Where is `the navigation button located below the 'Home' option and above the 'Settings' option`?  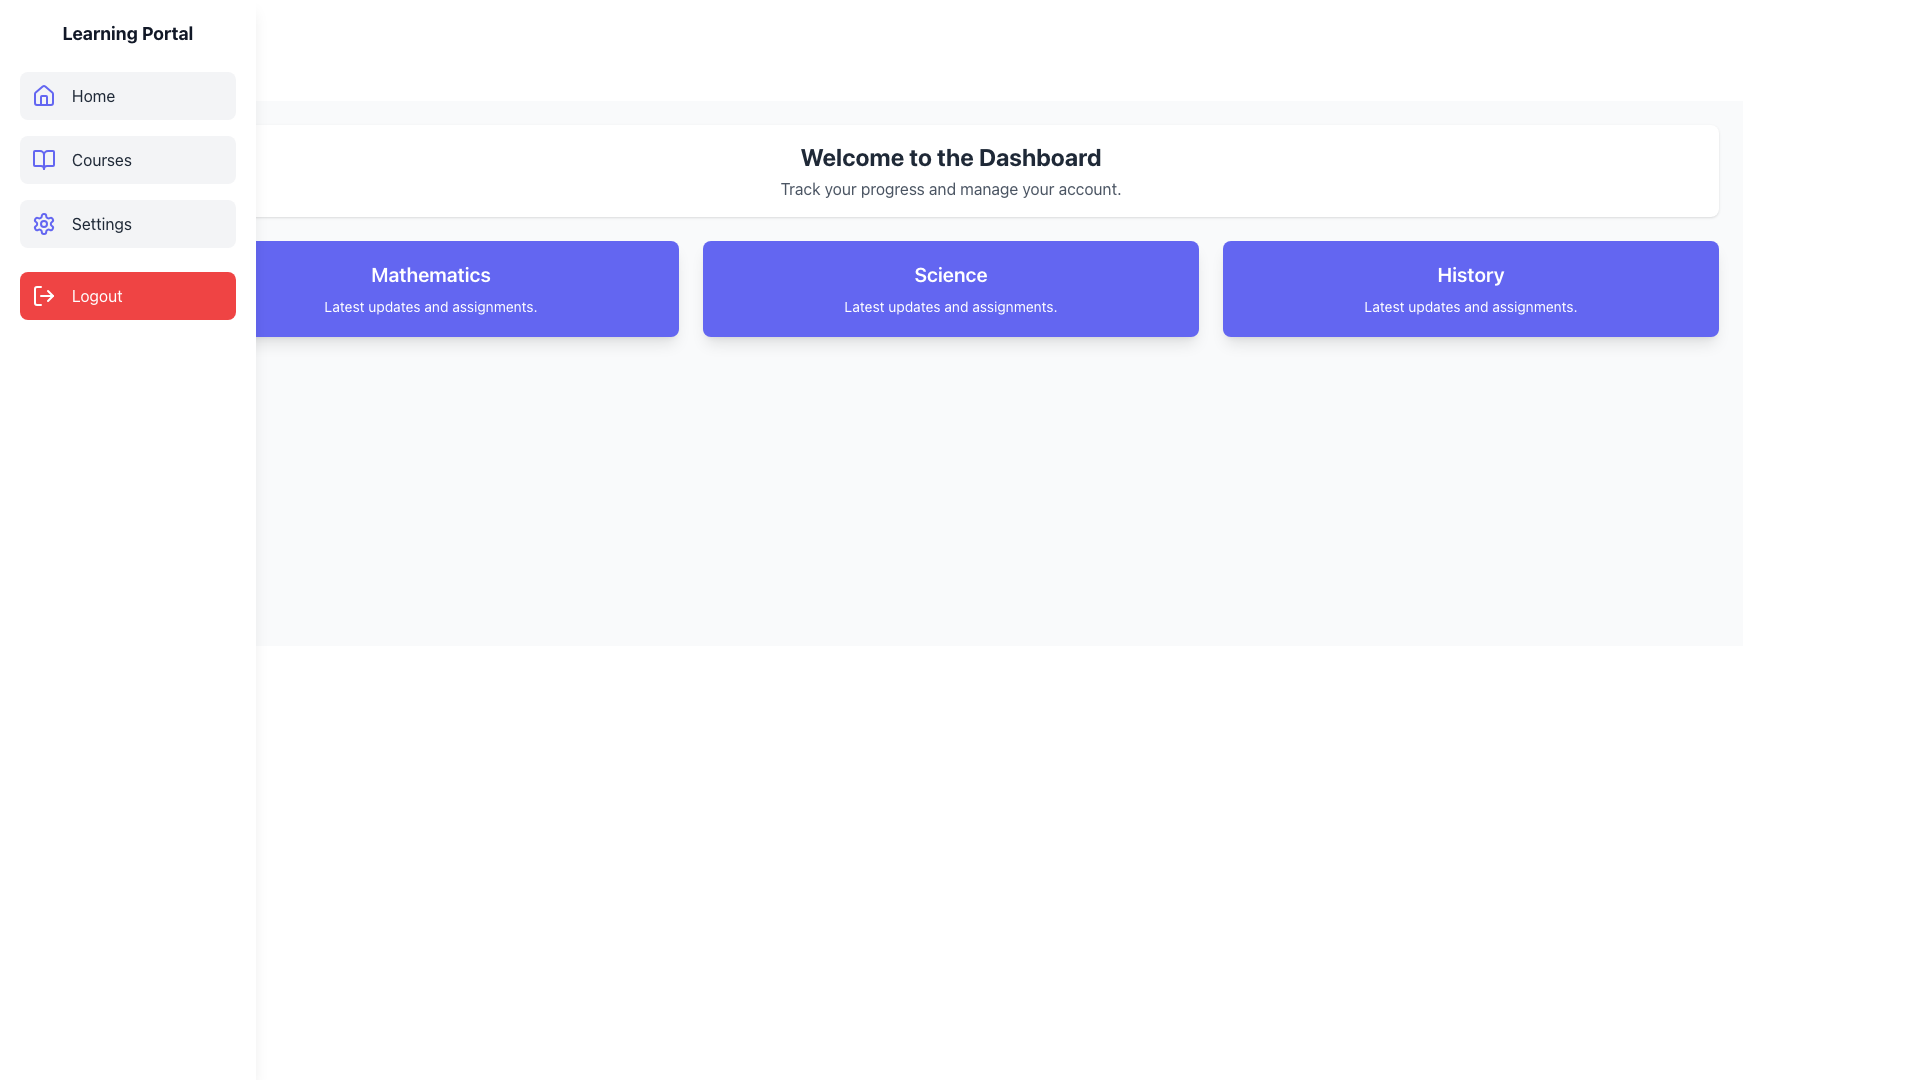 the navigation button located below the 'Home' option and above the 'Settings' option is located at coordinates (127, 158).